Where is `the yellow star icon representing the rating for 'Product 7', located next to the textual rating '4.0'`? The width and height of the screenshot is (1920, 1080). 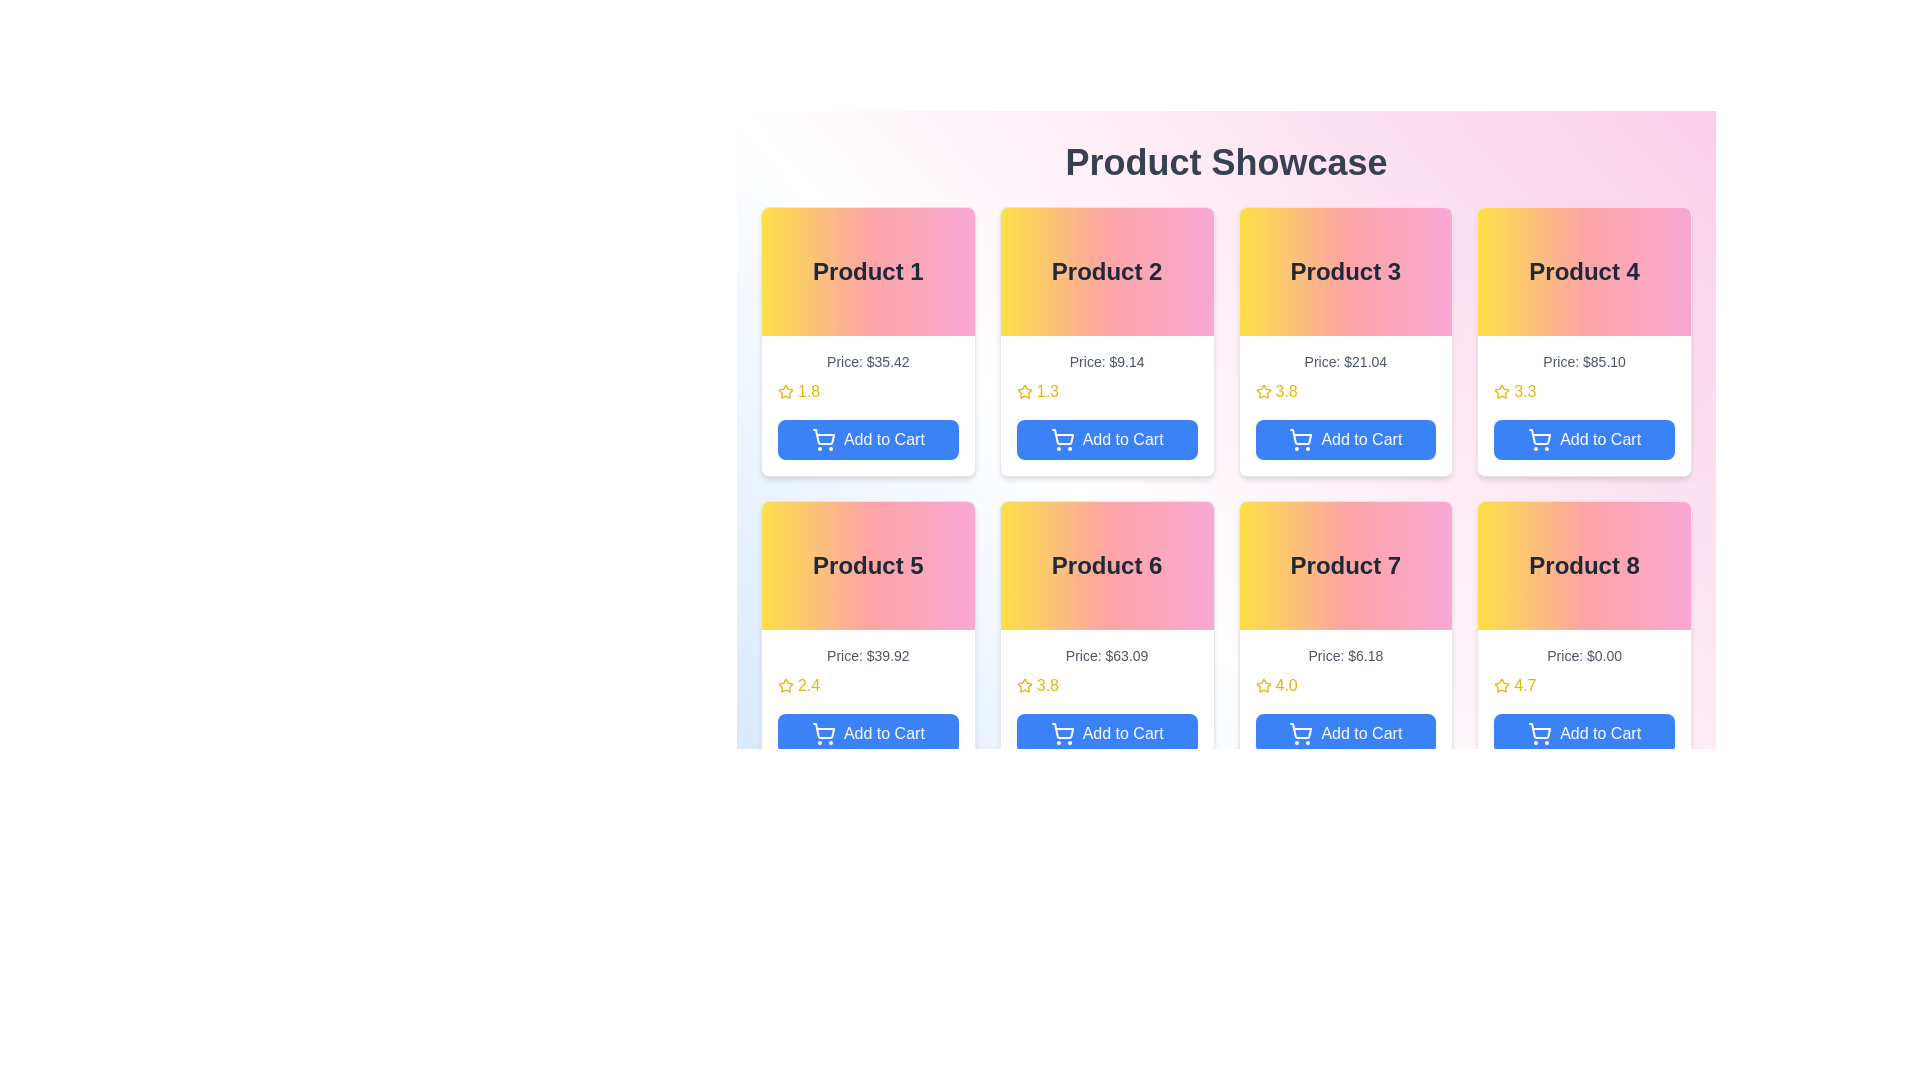
the yellow star icon representing the rating for 'Product 7', located next to the textual rating '4.0' is located at coordinates (1262, 685).